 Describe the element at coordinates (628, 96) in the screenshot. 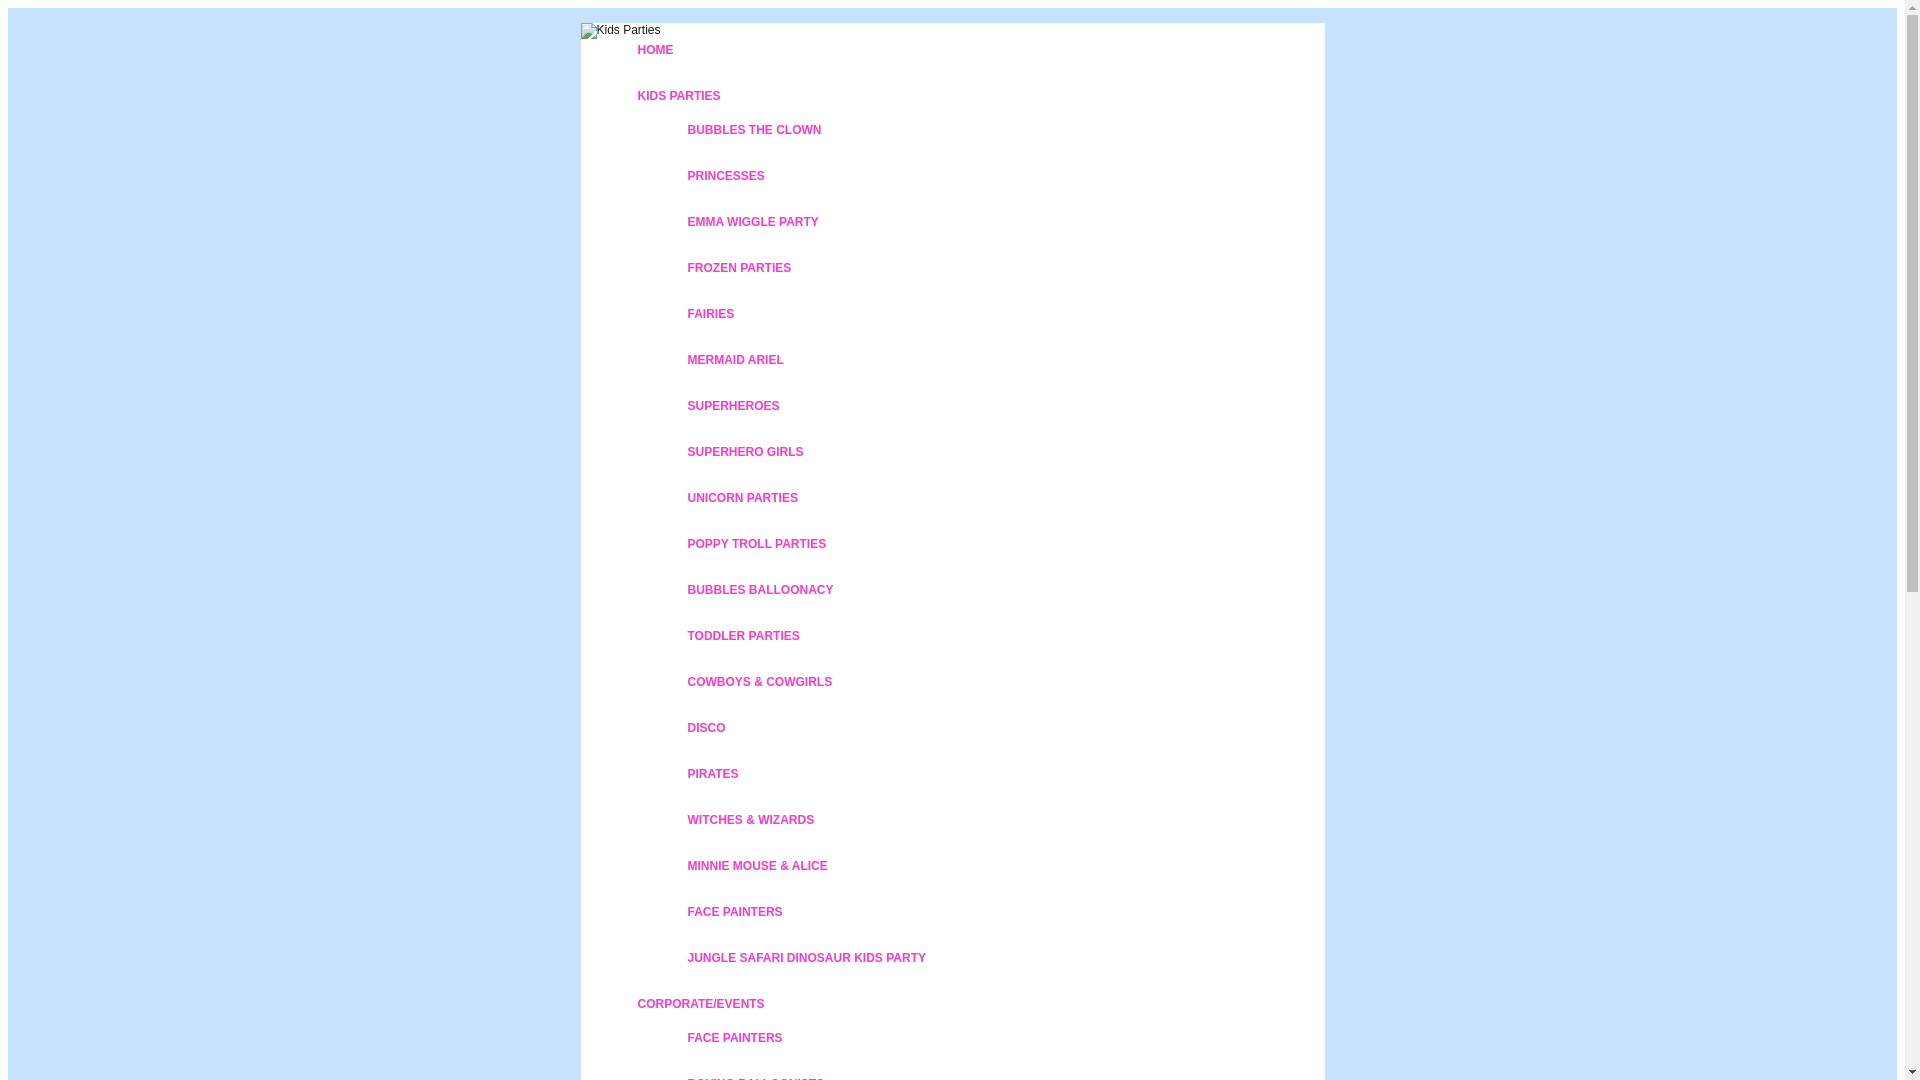

I see `'KIDS PARTIES'` at that location.